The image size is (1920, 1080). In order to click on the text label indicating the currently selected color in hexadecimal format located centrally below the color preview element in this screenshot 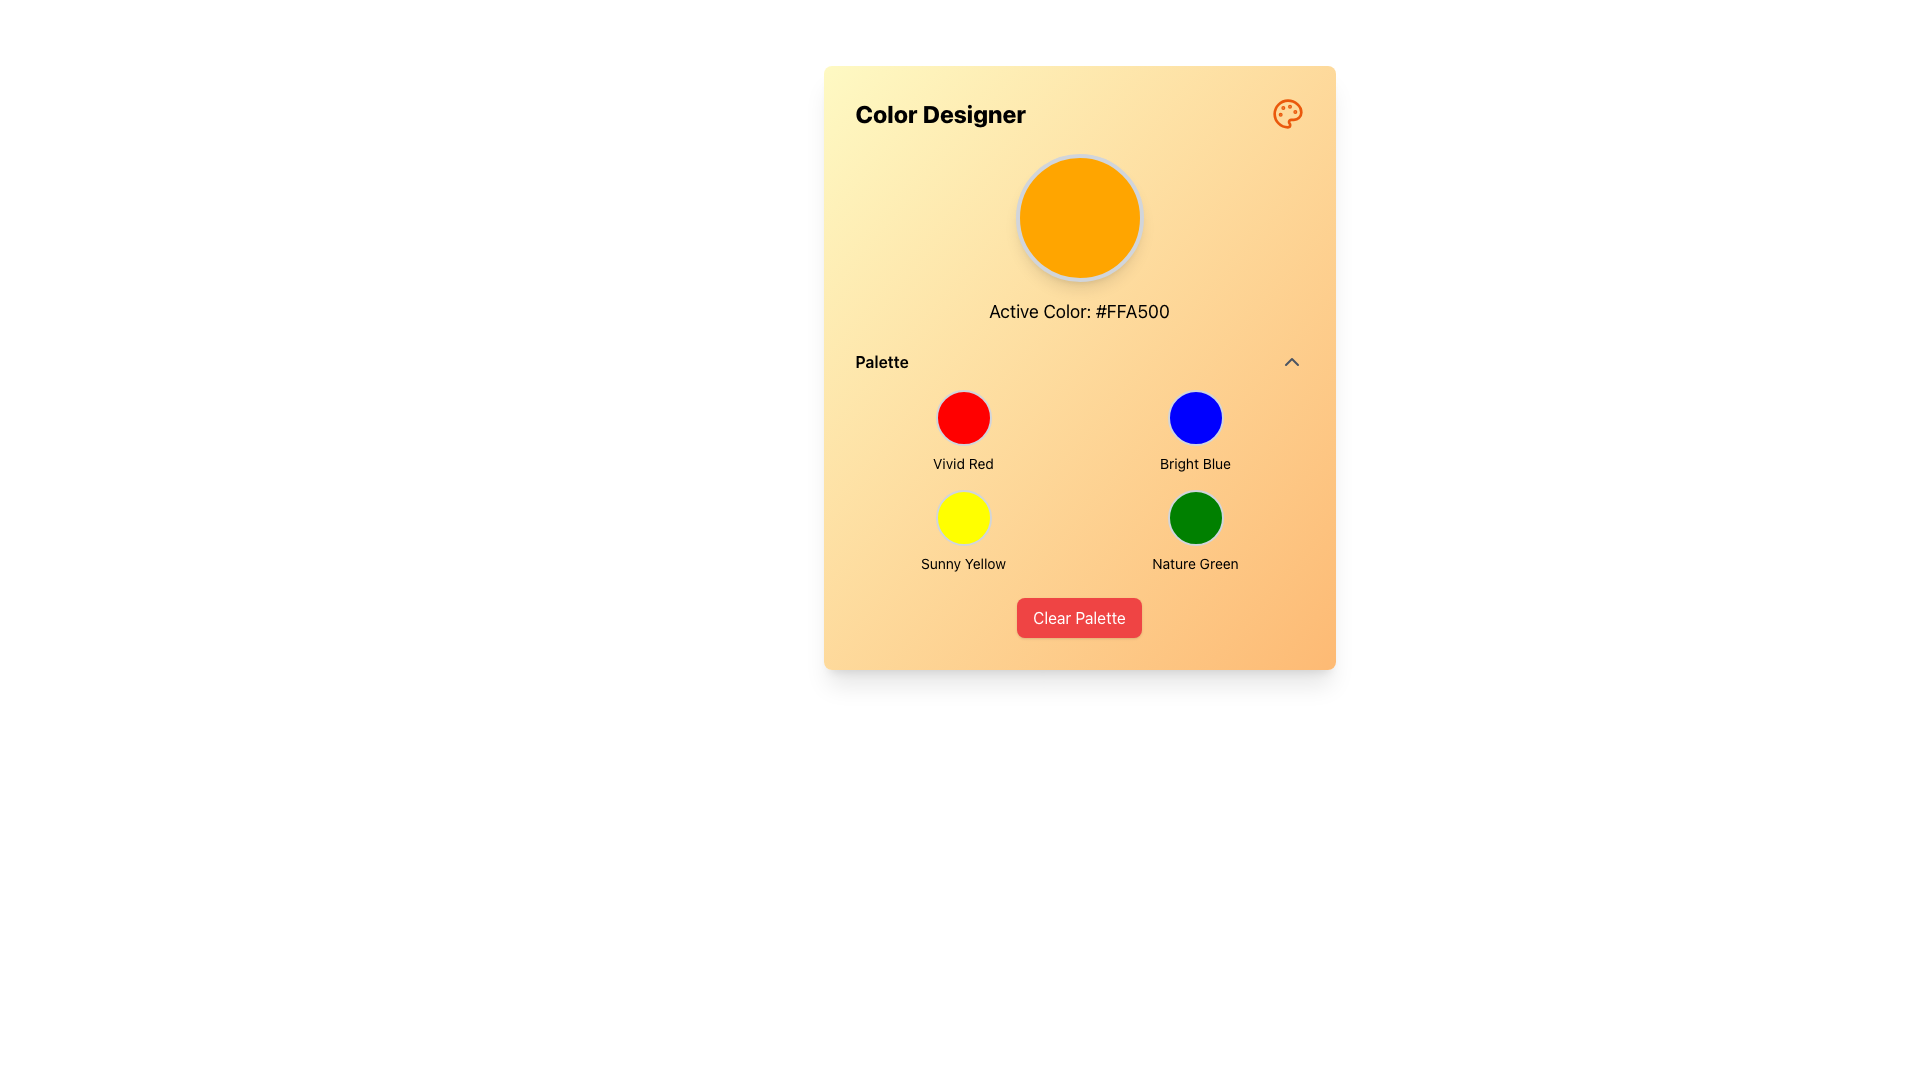, I will do `click(1078, 312)`.